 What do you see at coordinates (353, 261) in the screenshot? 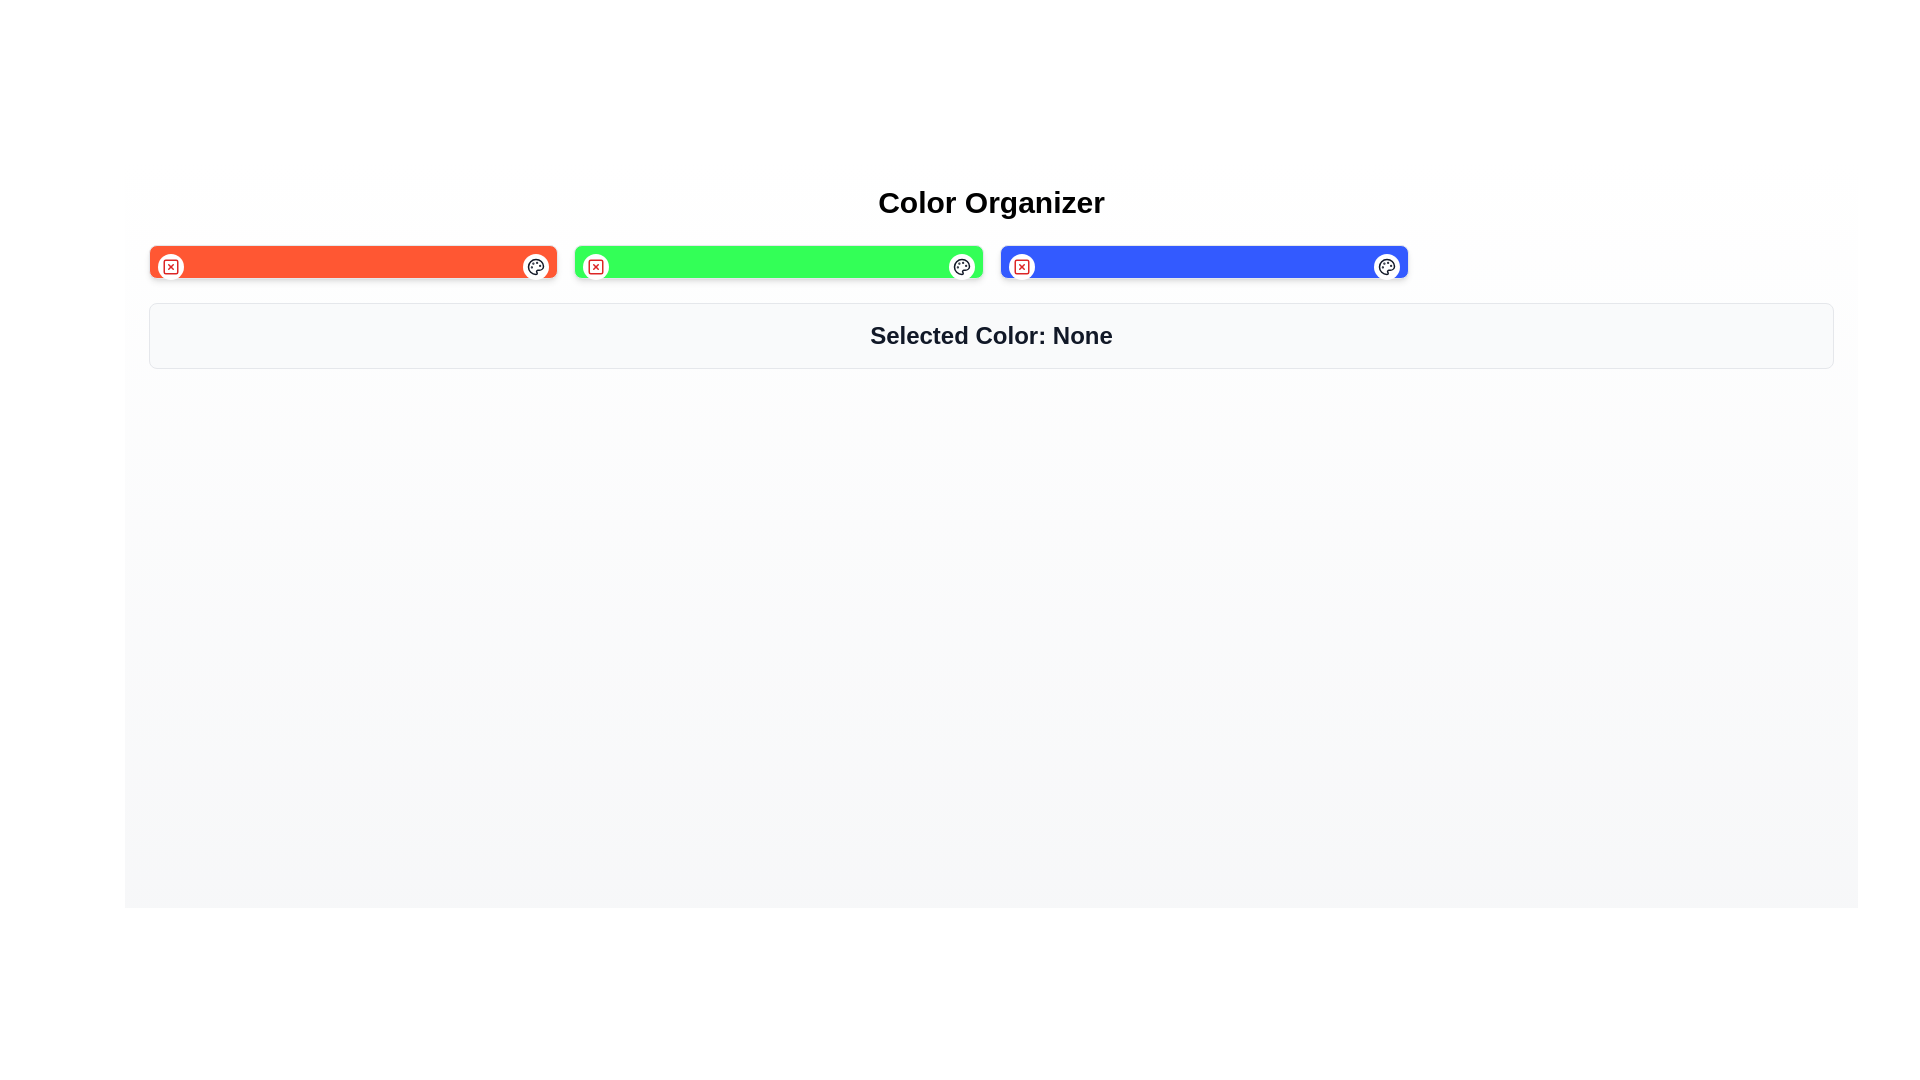
I see `the first color selector in the top-left corner of the four-column grid layout` at bounding box center [353, 261].